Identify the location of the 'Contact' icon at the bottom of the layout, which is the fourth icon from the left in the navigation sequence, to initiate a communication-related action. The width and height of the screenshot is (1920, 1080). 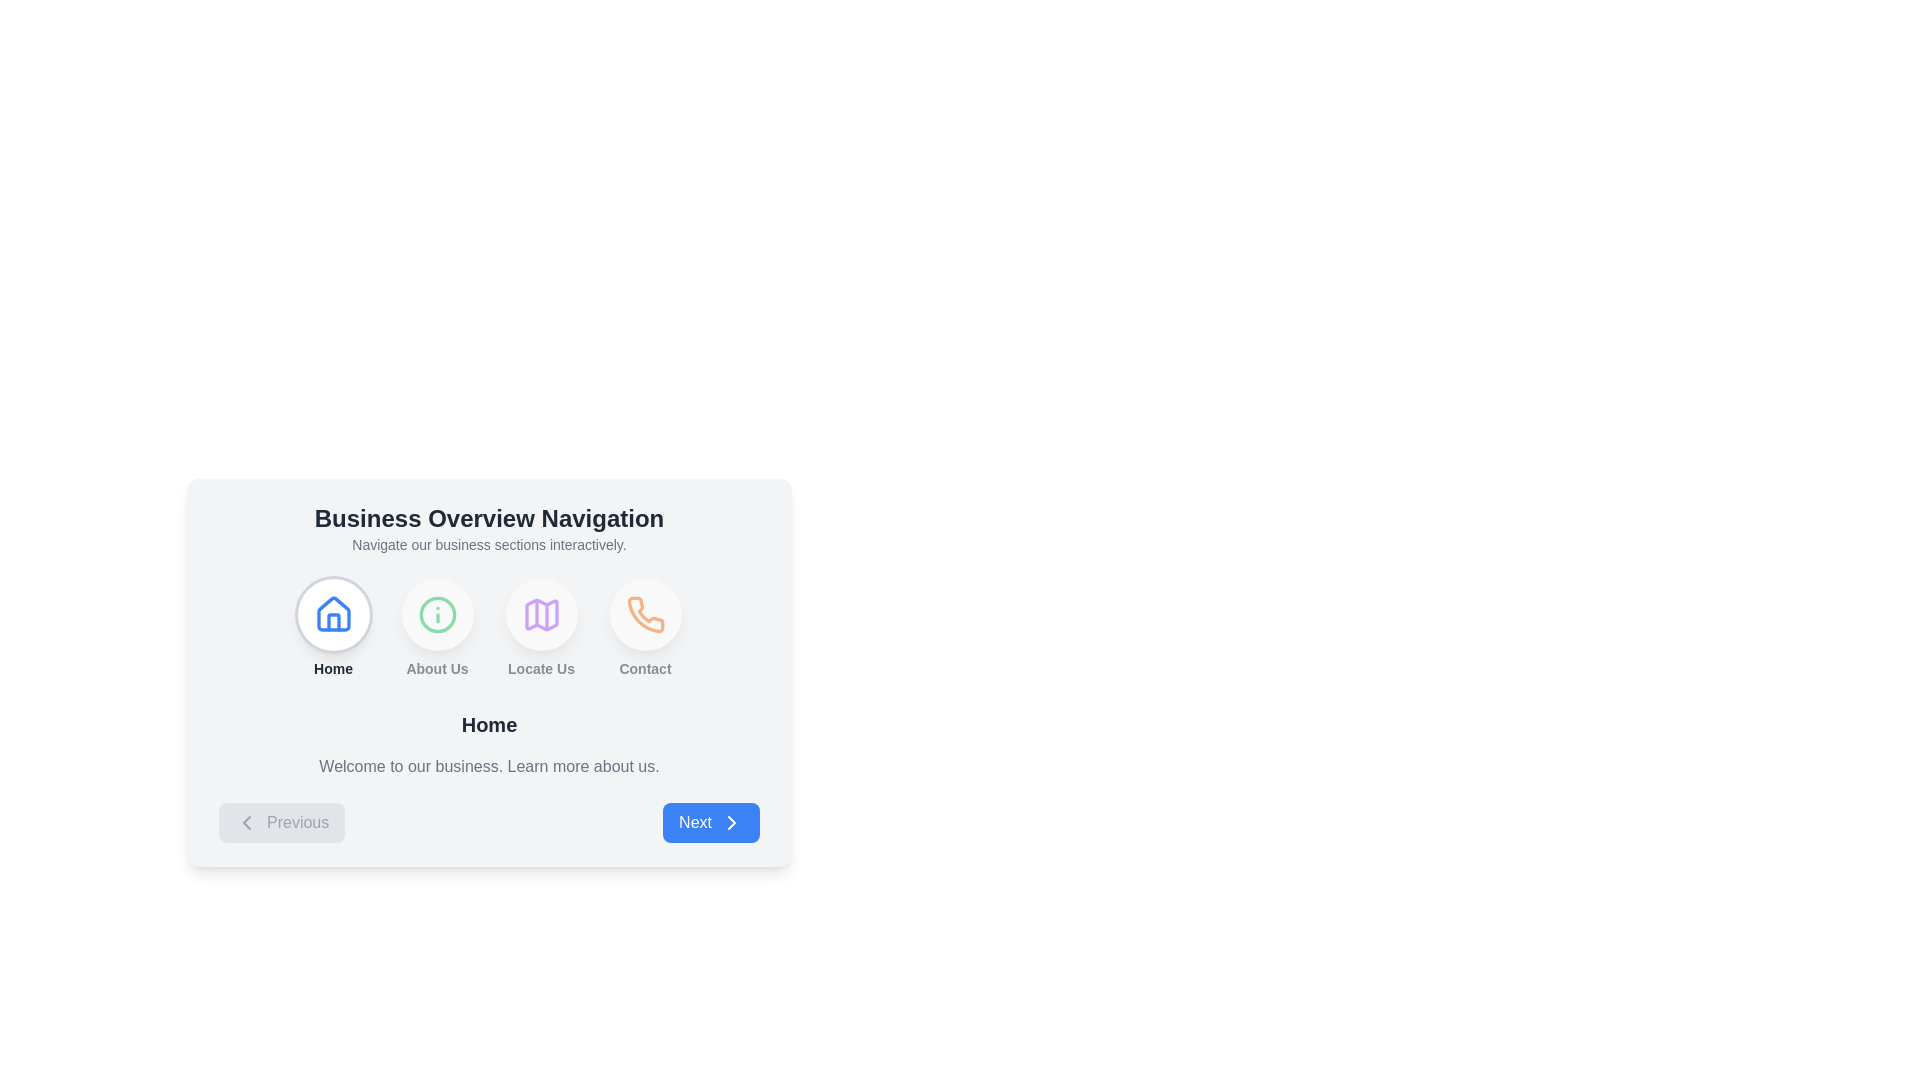
(645, 613).